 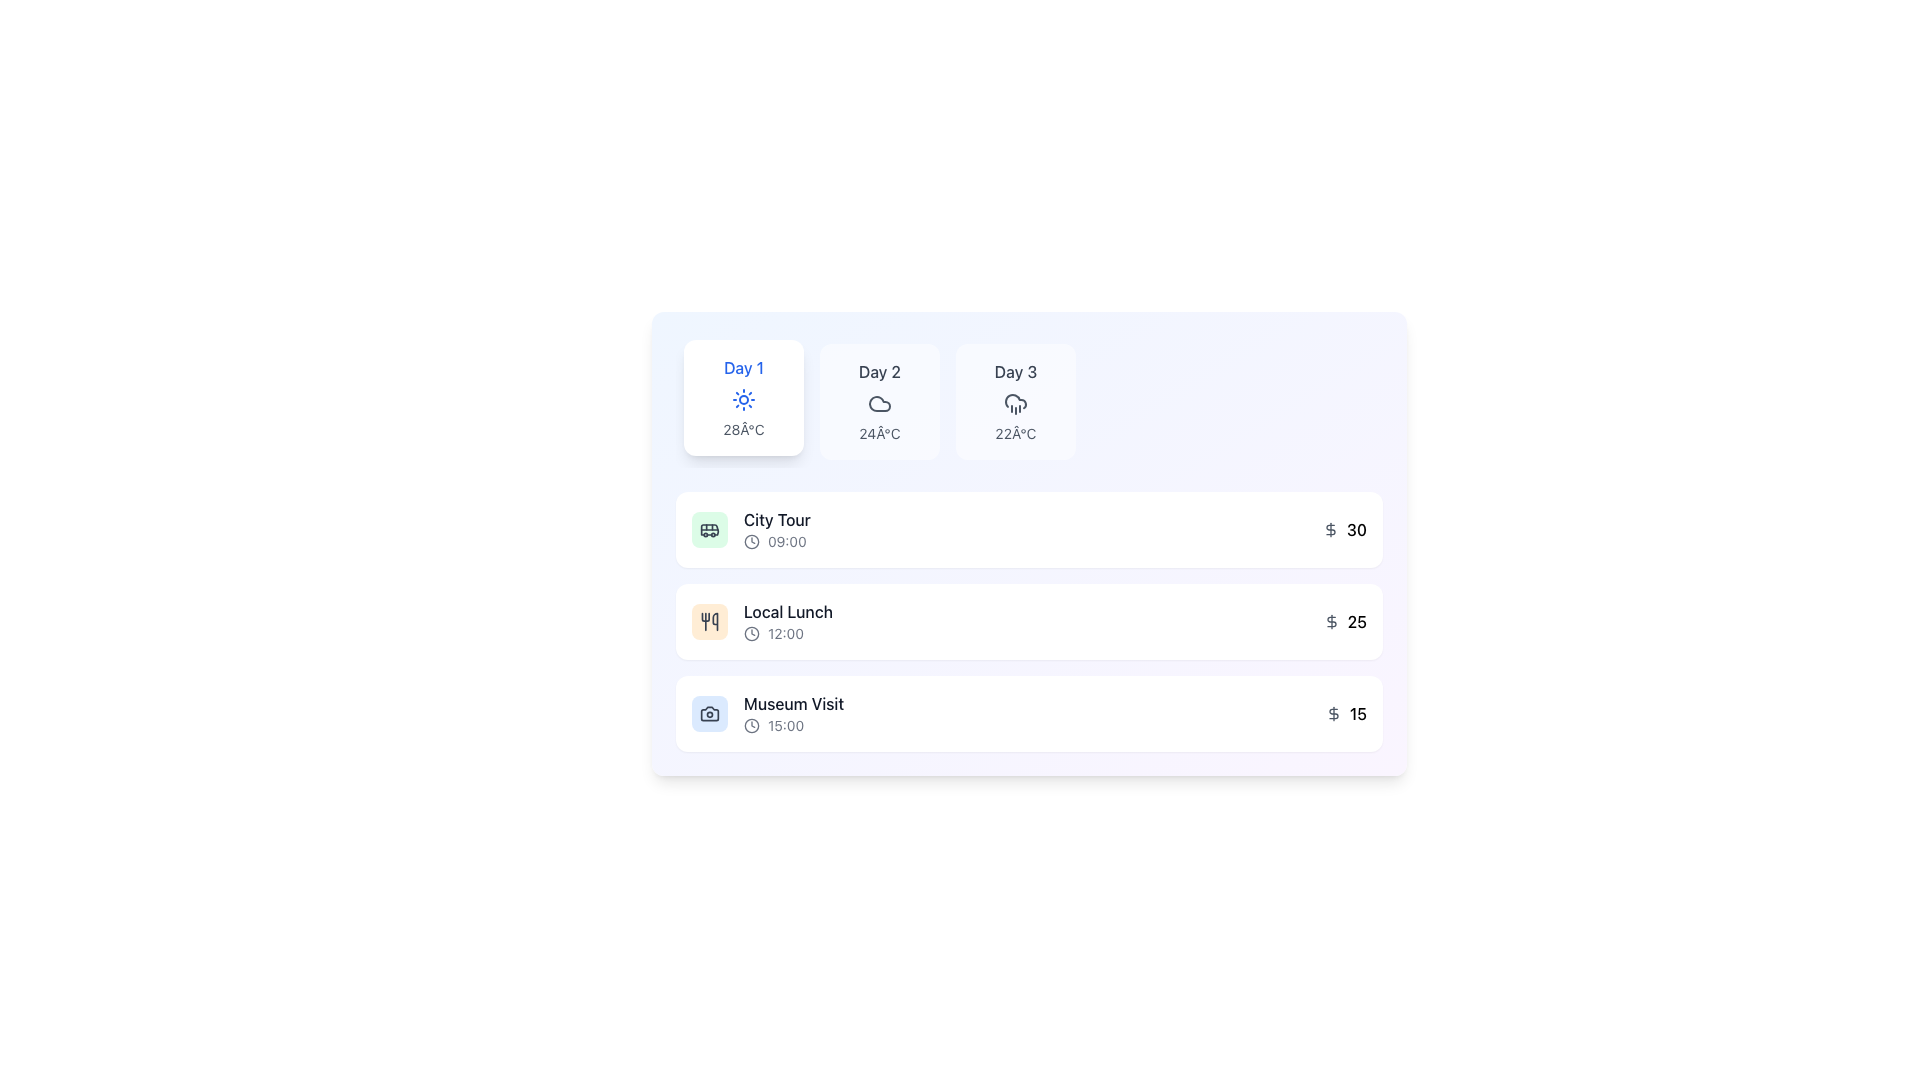 I want to click on the bus icon representing transportation activities for the 'City Tour' item, located in the first card of activities, so click(x=710, y=528).